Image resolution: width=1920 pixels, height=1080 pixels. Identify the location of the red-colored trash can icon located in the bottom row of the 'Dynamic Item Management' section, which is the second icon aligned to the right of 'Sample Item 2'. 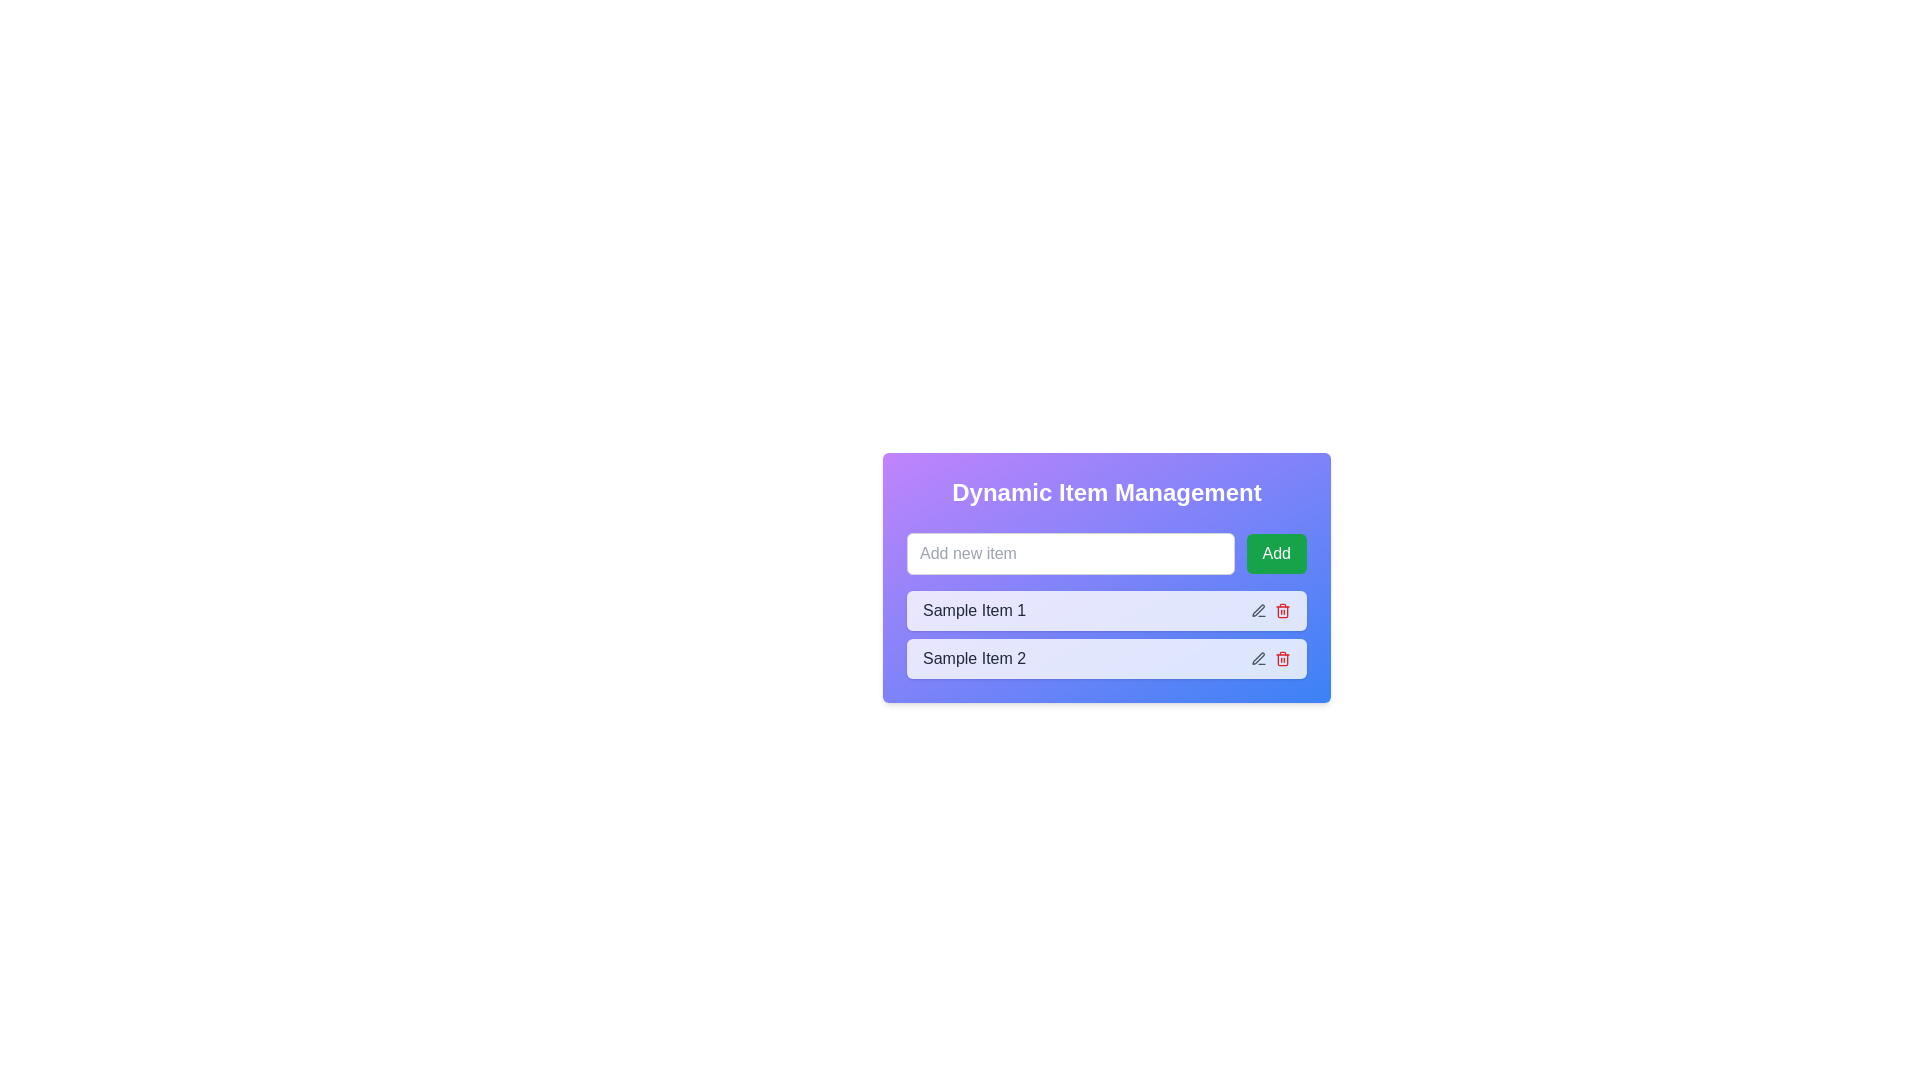
(1282, 659).